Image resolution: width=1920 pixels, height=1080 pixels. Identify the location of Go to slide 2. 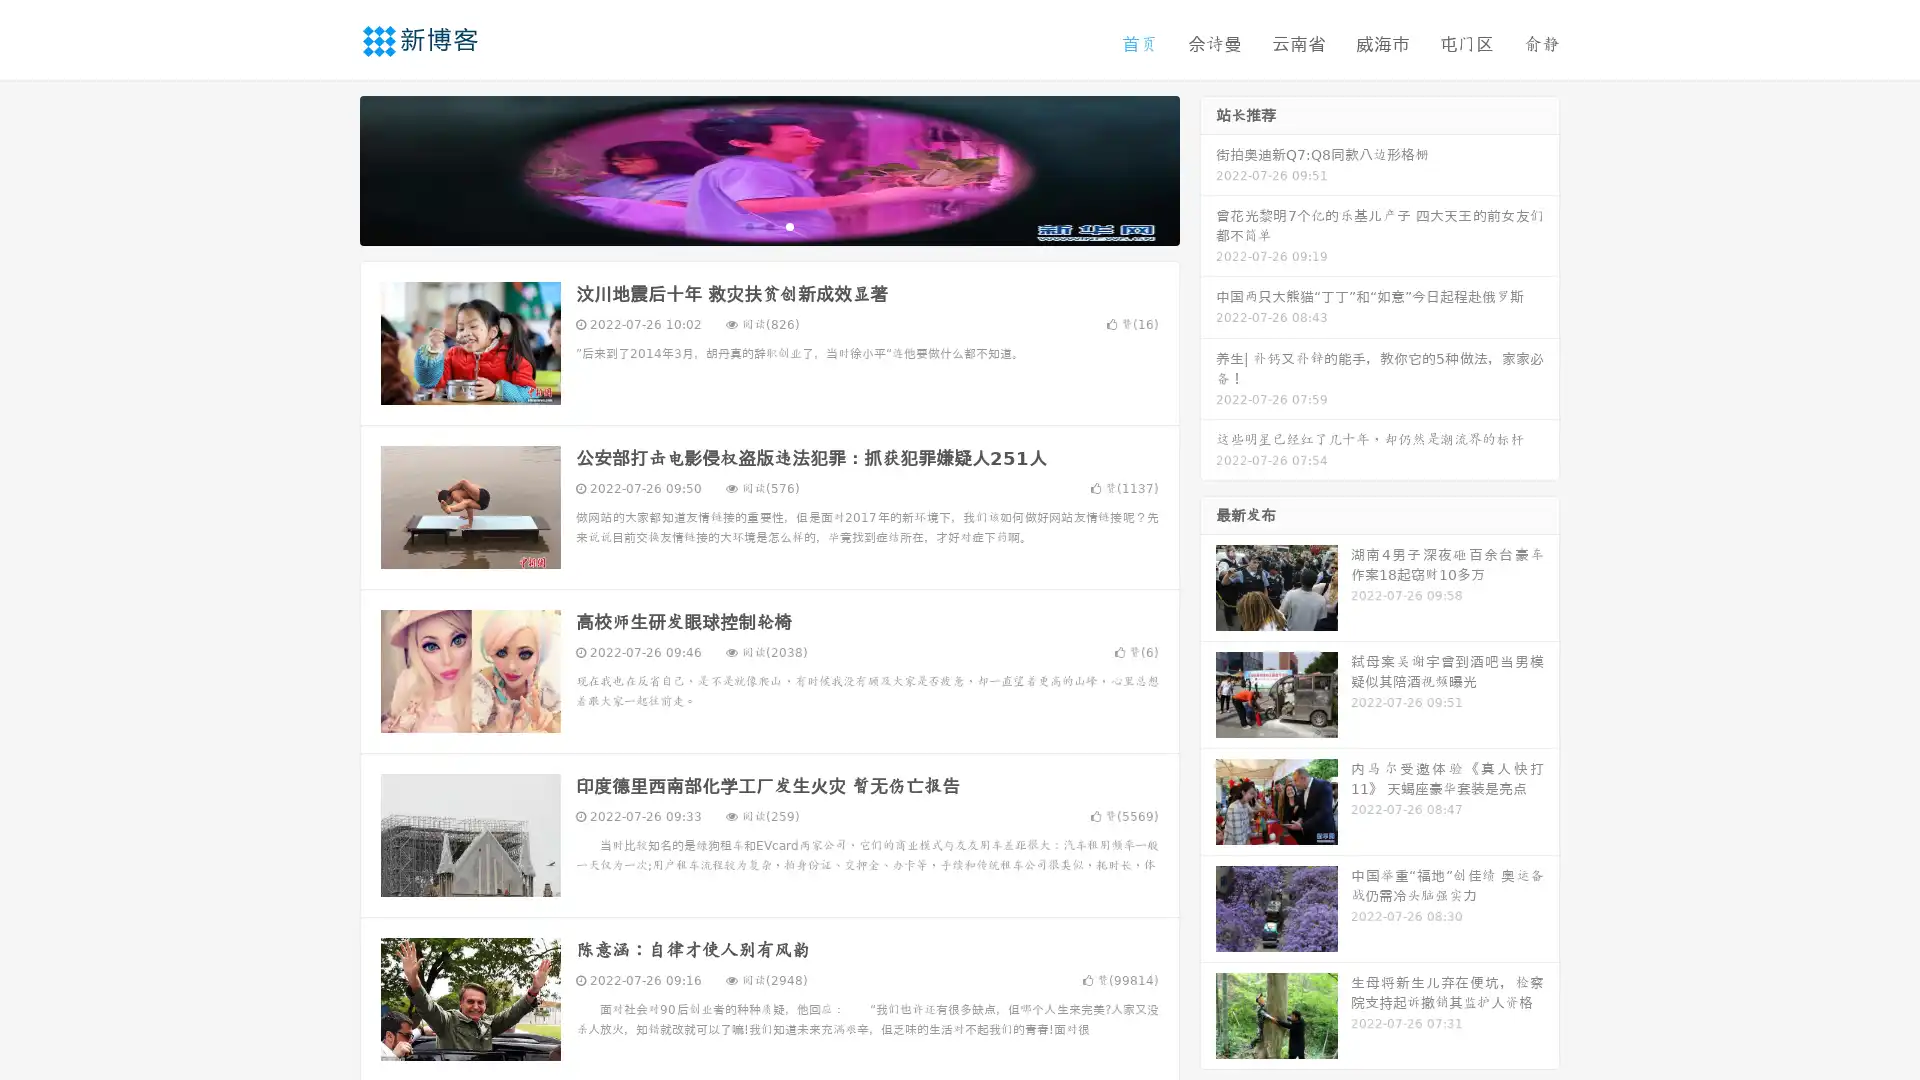
(768, 225).